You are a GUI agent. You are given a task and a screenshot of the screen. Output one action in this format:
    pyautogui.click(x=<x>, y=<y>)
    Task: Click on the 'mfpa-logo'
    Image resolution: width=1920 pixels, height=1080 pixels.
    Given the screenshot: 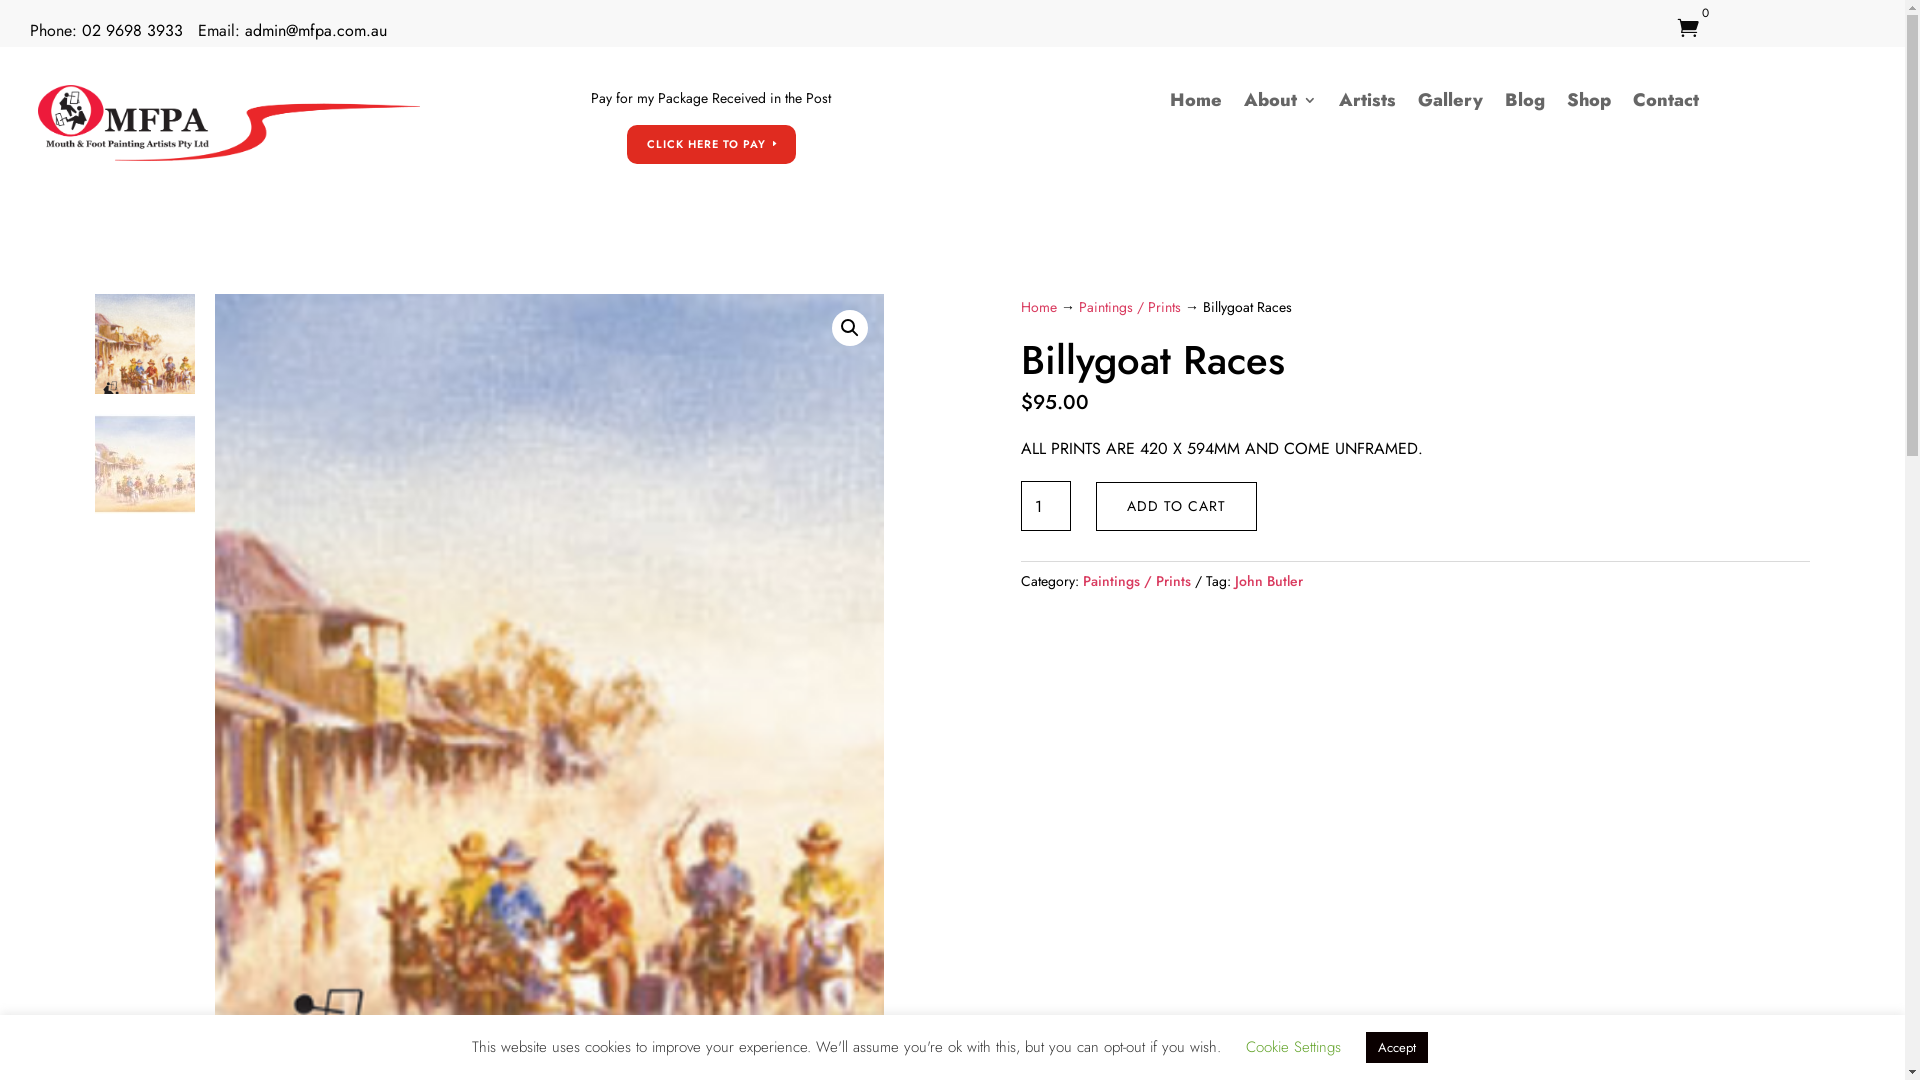 What is the action you would take?
    pyautogui.click(x=229, y=123)
    